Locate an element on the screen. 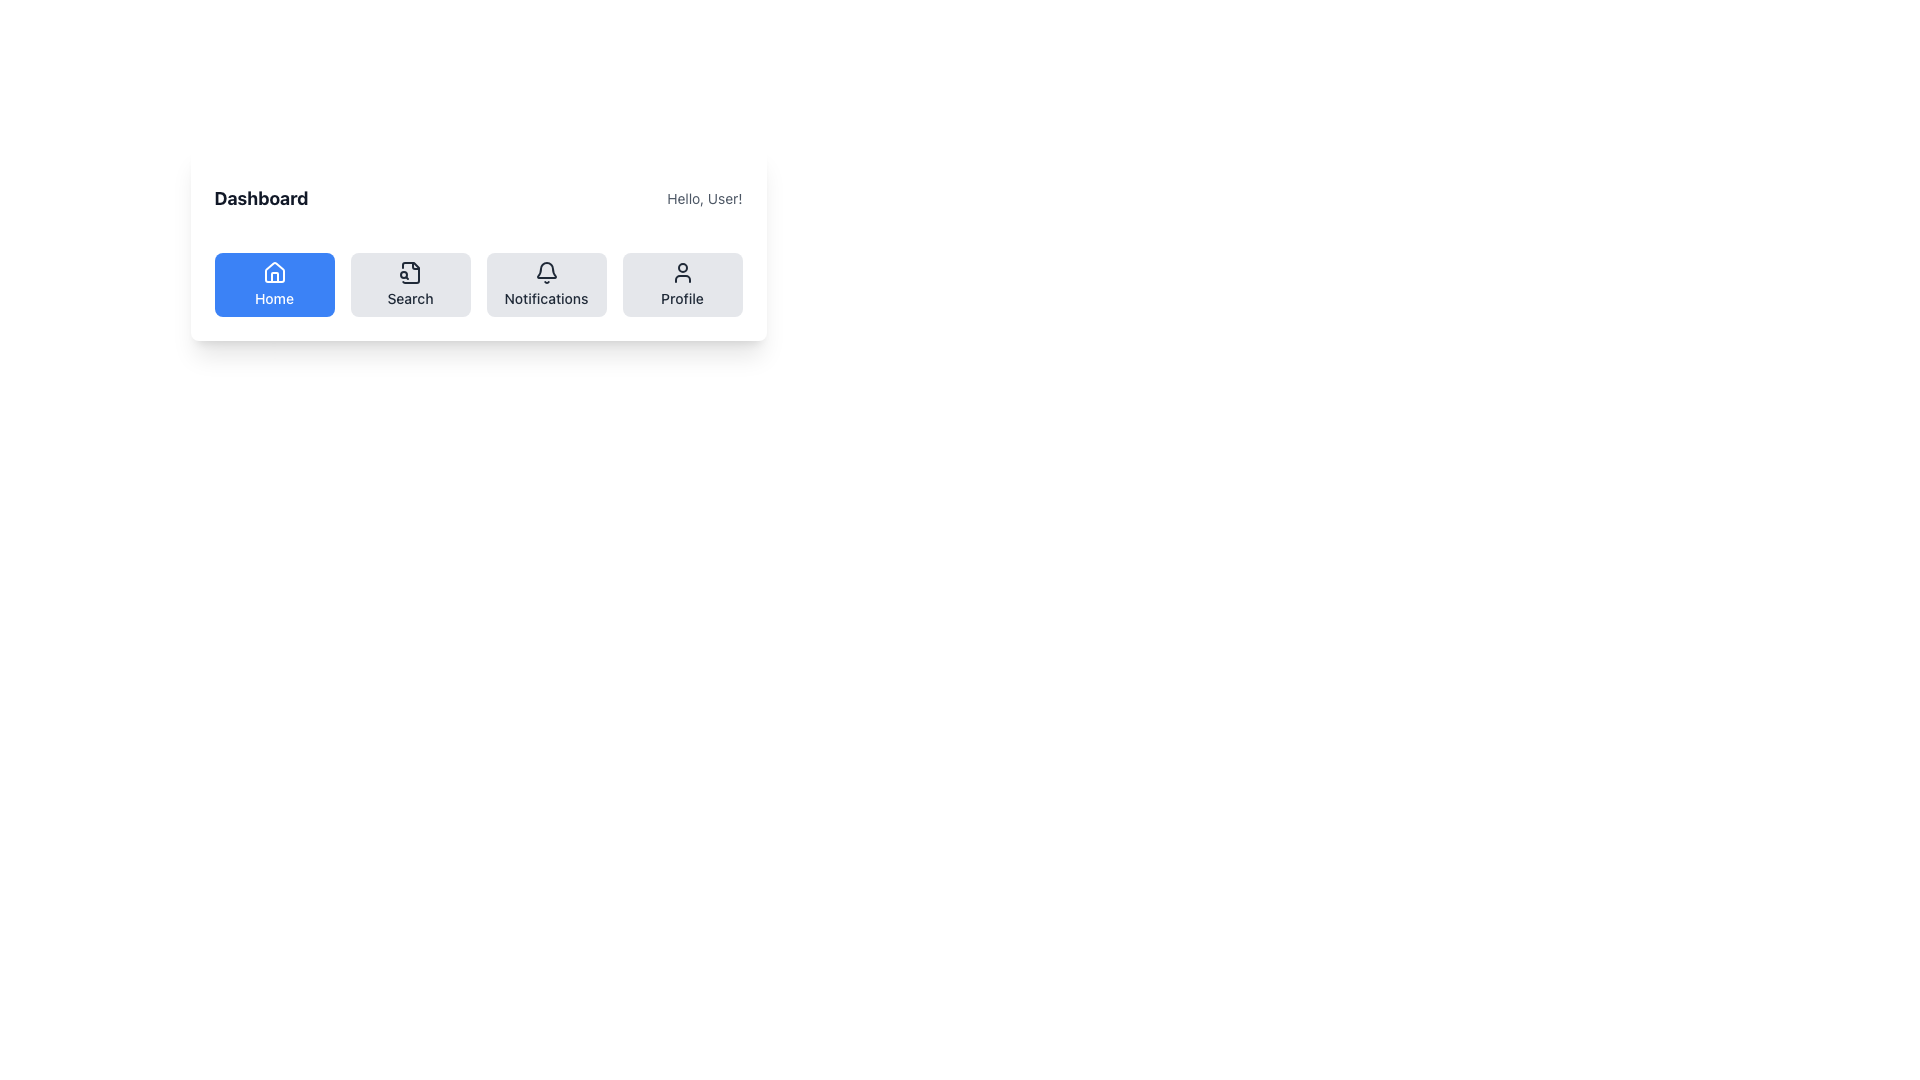 Image resolution: width=1920 pixels, height=1080 pixels. the 'Search' text label located beneath the icon in the second button of the horizontal menu bar under the 'Dashboard' header is located at coordinates (409, 299).